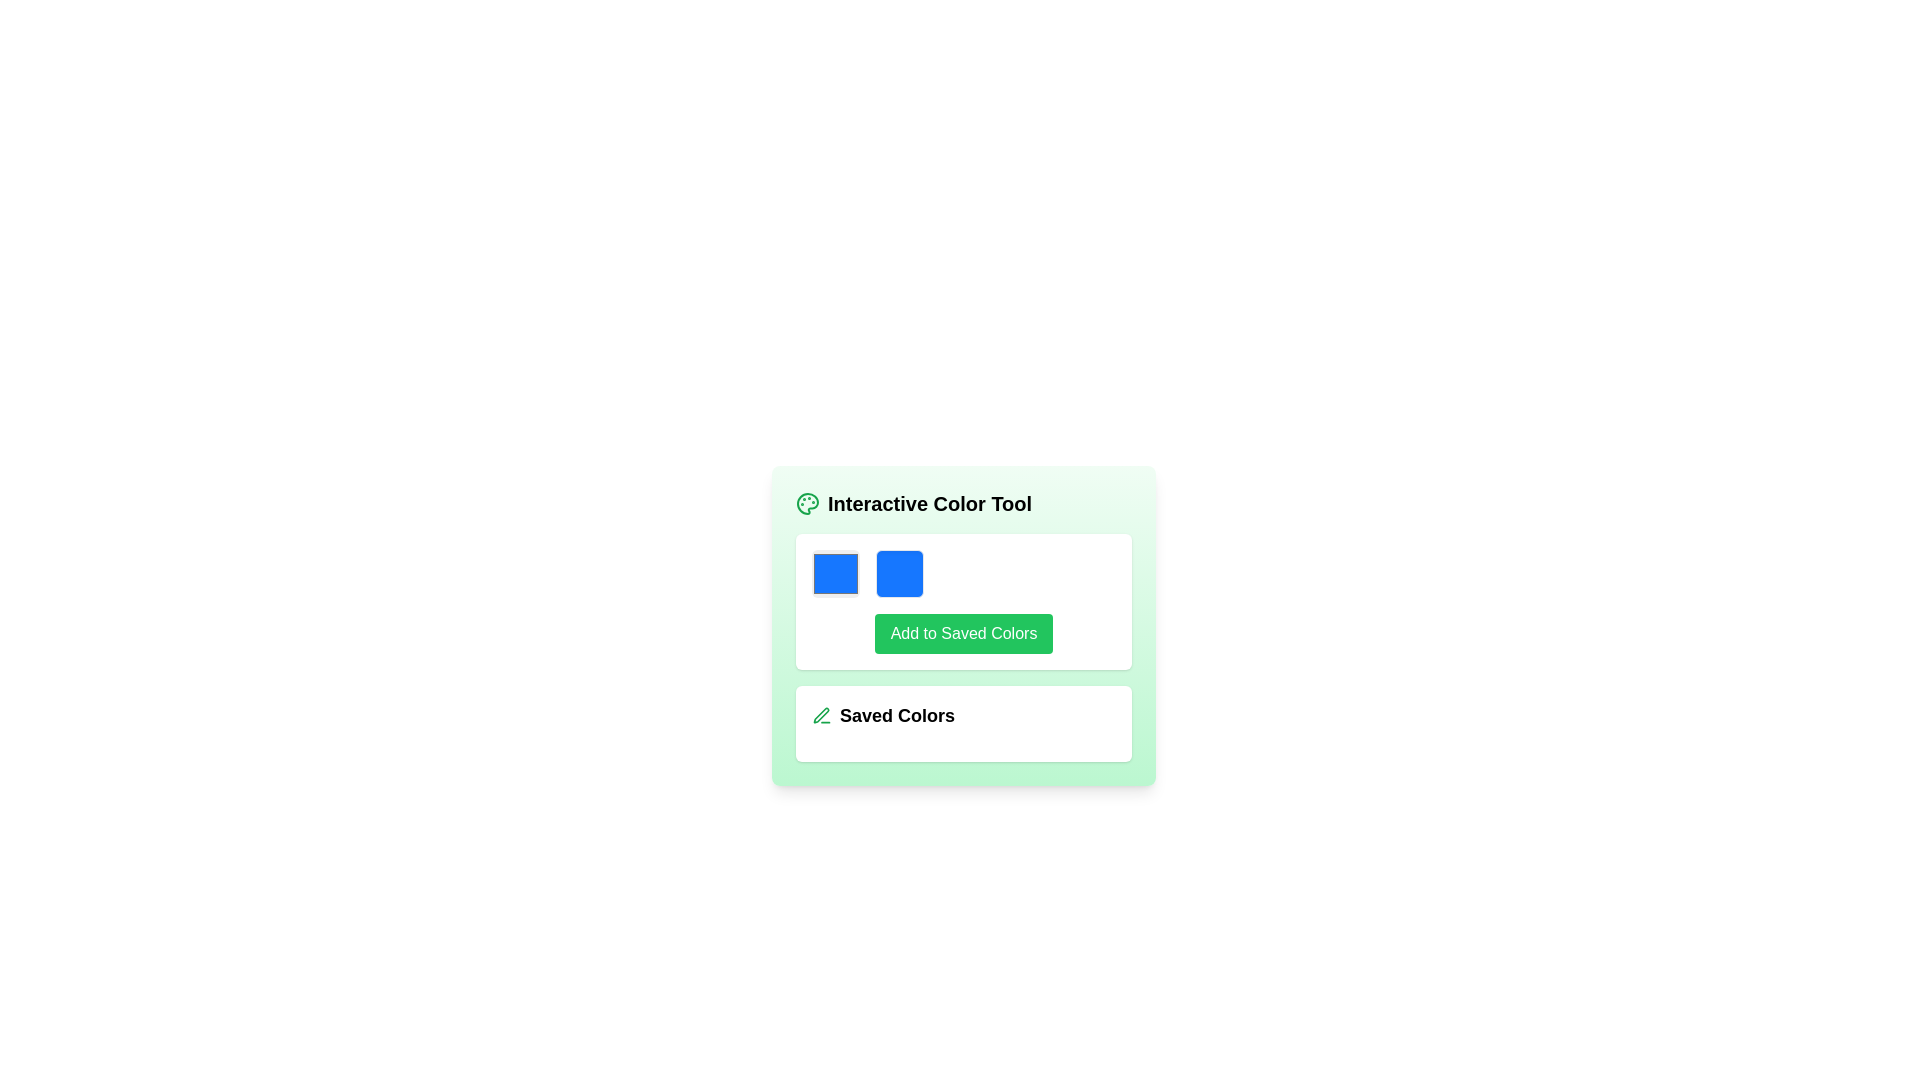 This screenshot has height=1080, width=1920. What do you see at coordinates (807, 503) in the screenshot?
I see `the 'Interactive Color Tool' icon located at the top-left of the component` at bounding box center [807, 503].